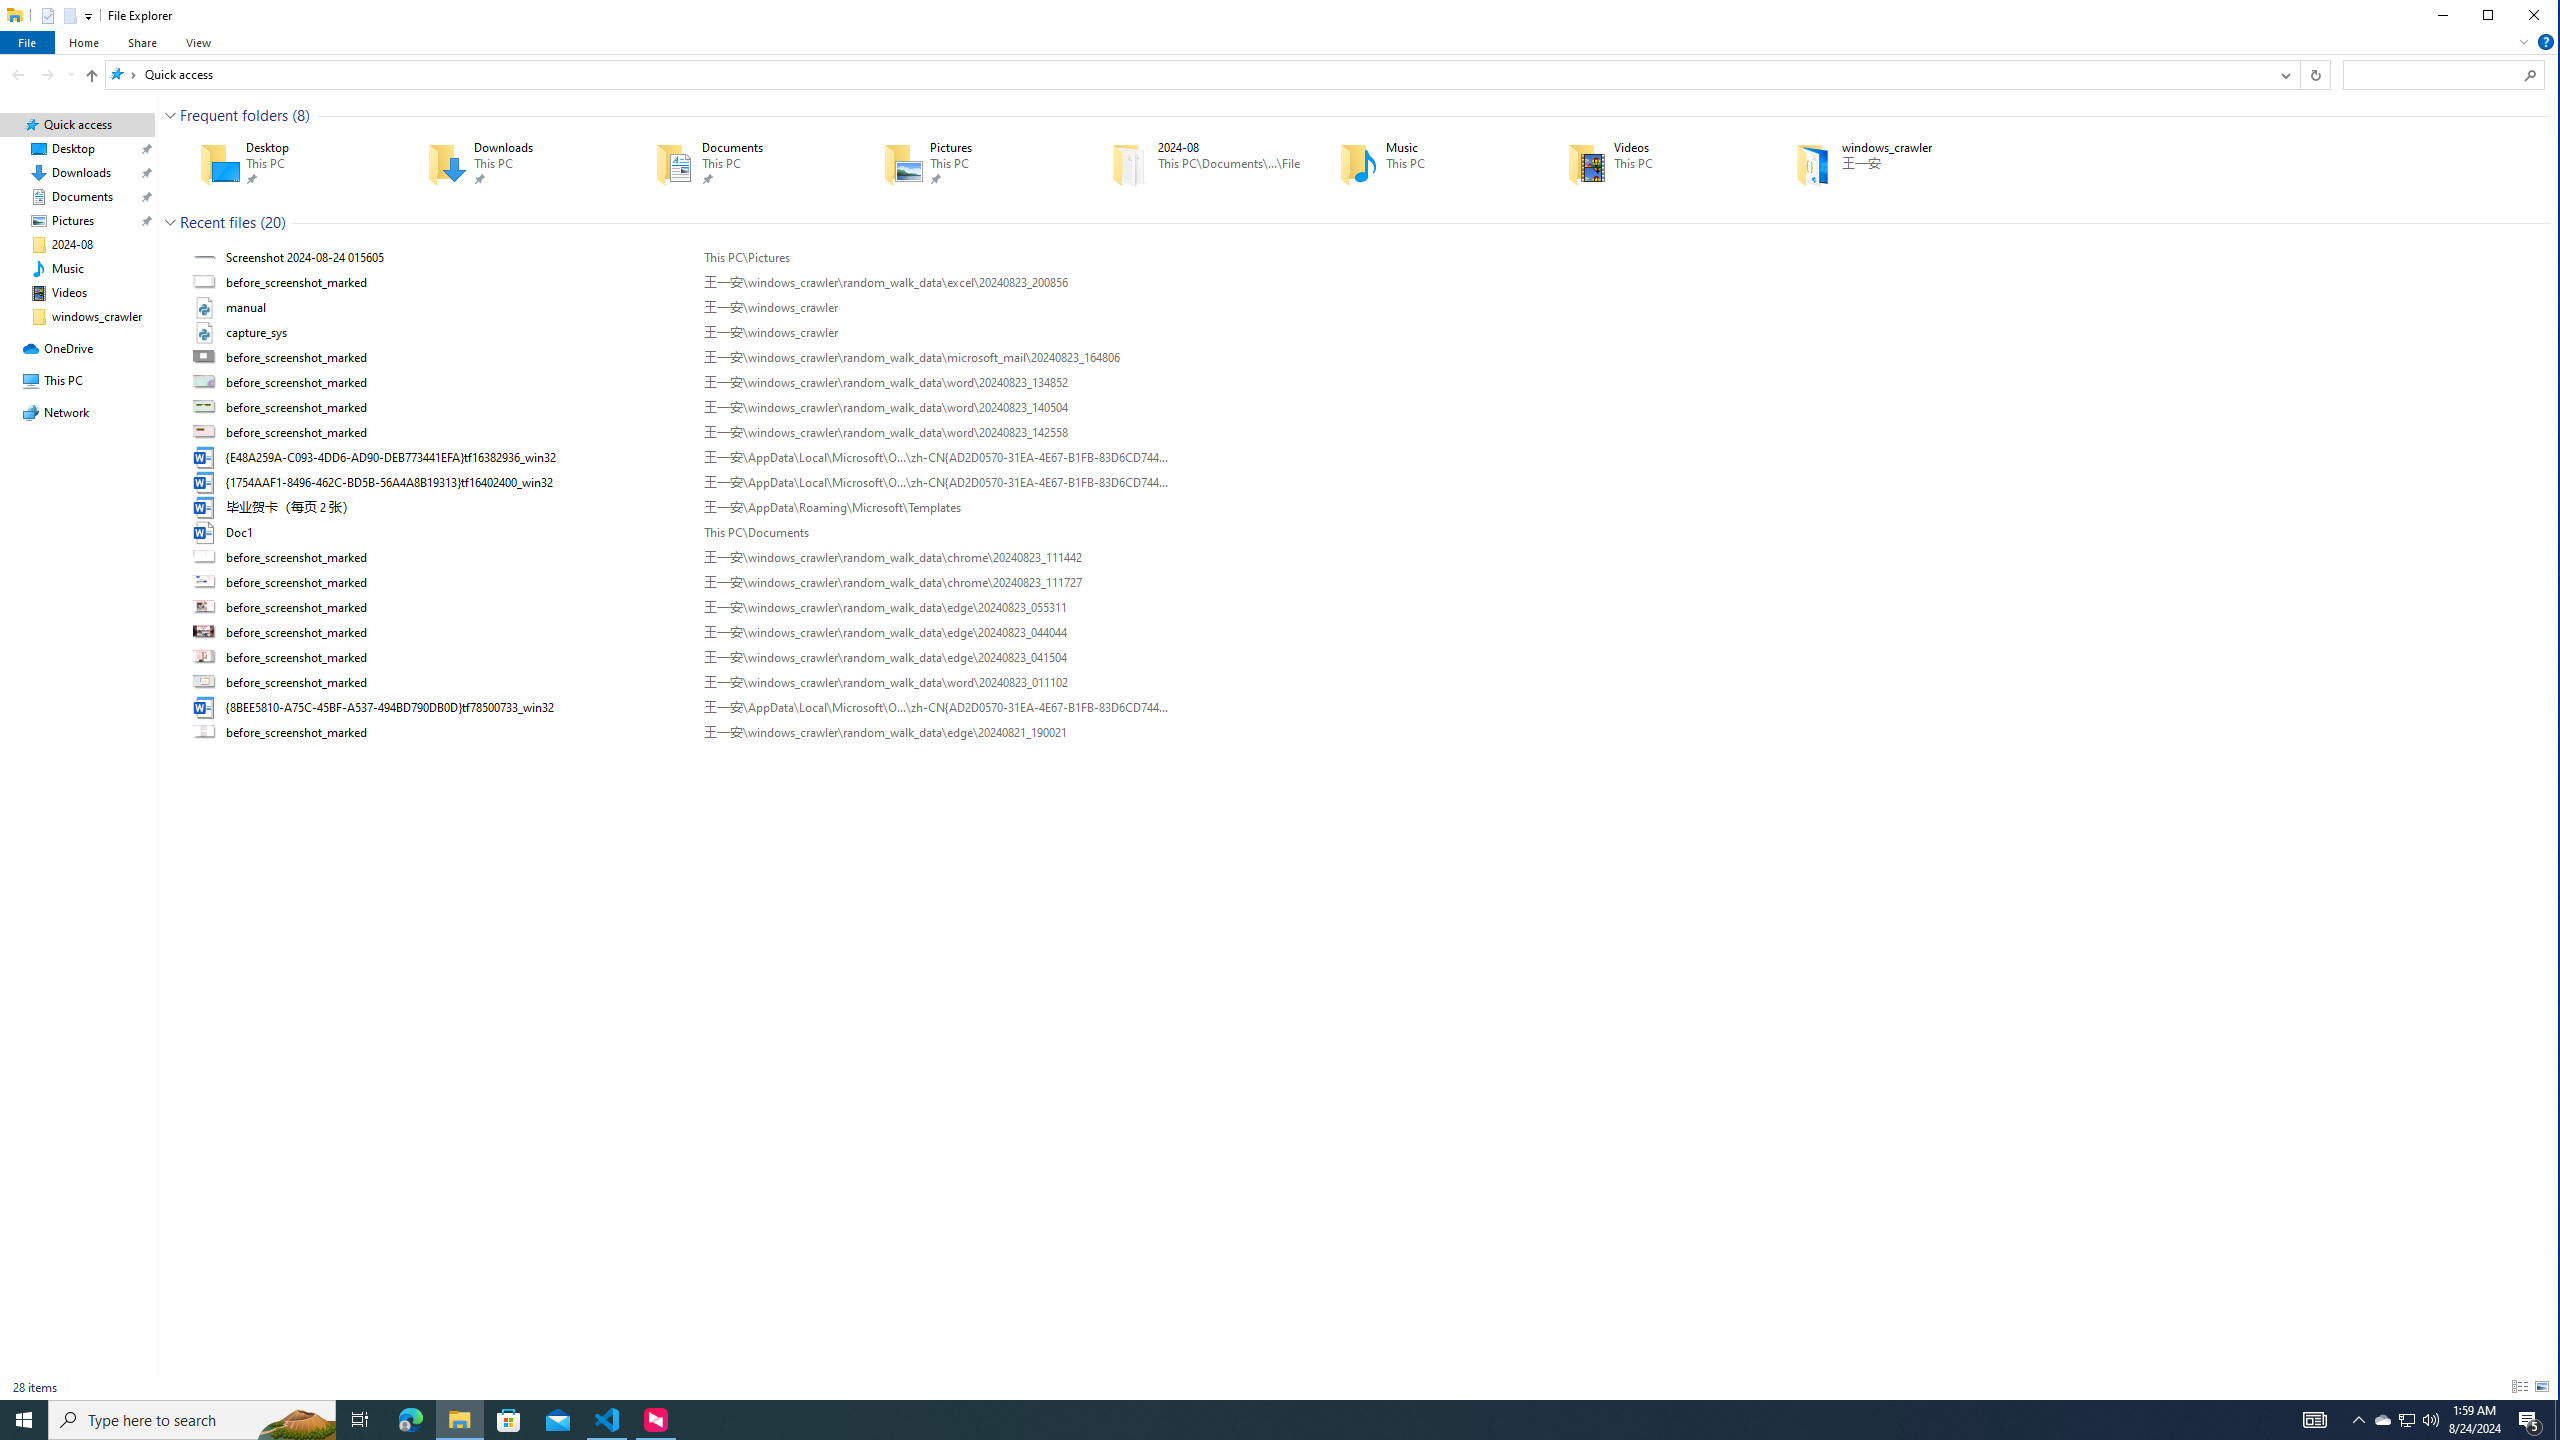  I want to click on 'Customize Quick Access Toolbar', so click(87, 15).